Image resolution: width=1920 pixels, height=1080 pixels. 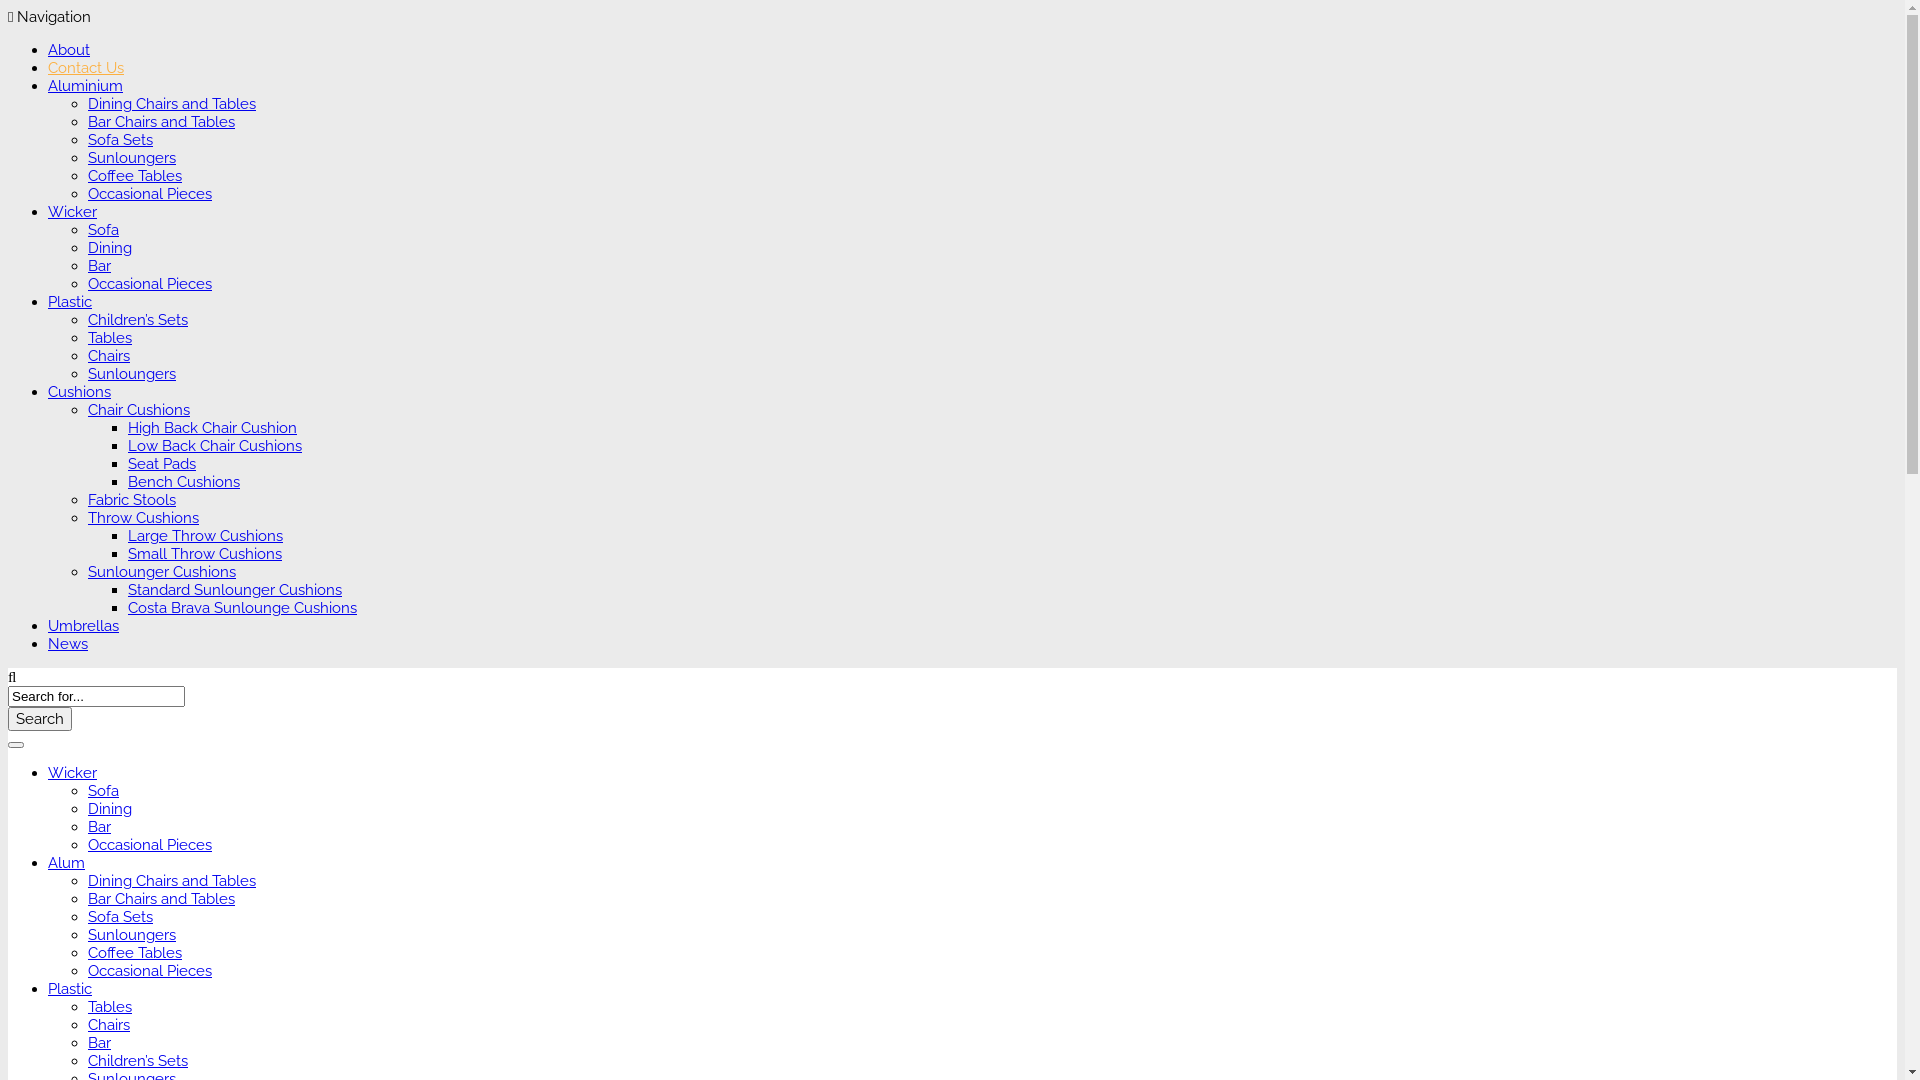 What do you see at coordinates (68, 49) in the screenshot?
I see `'About'` at bounding box center [68, 49].